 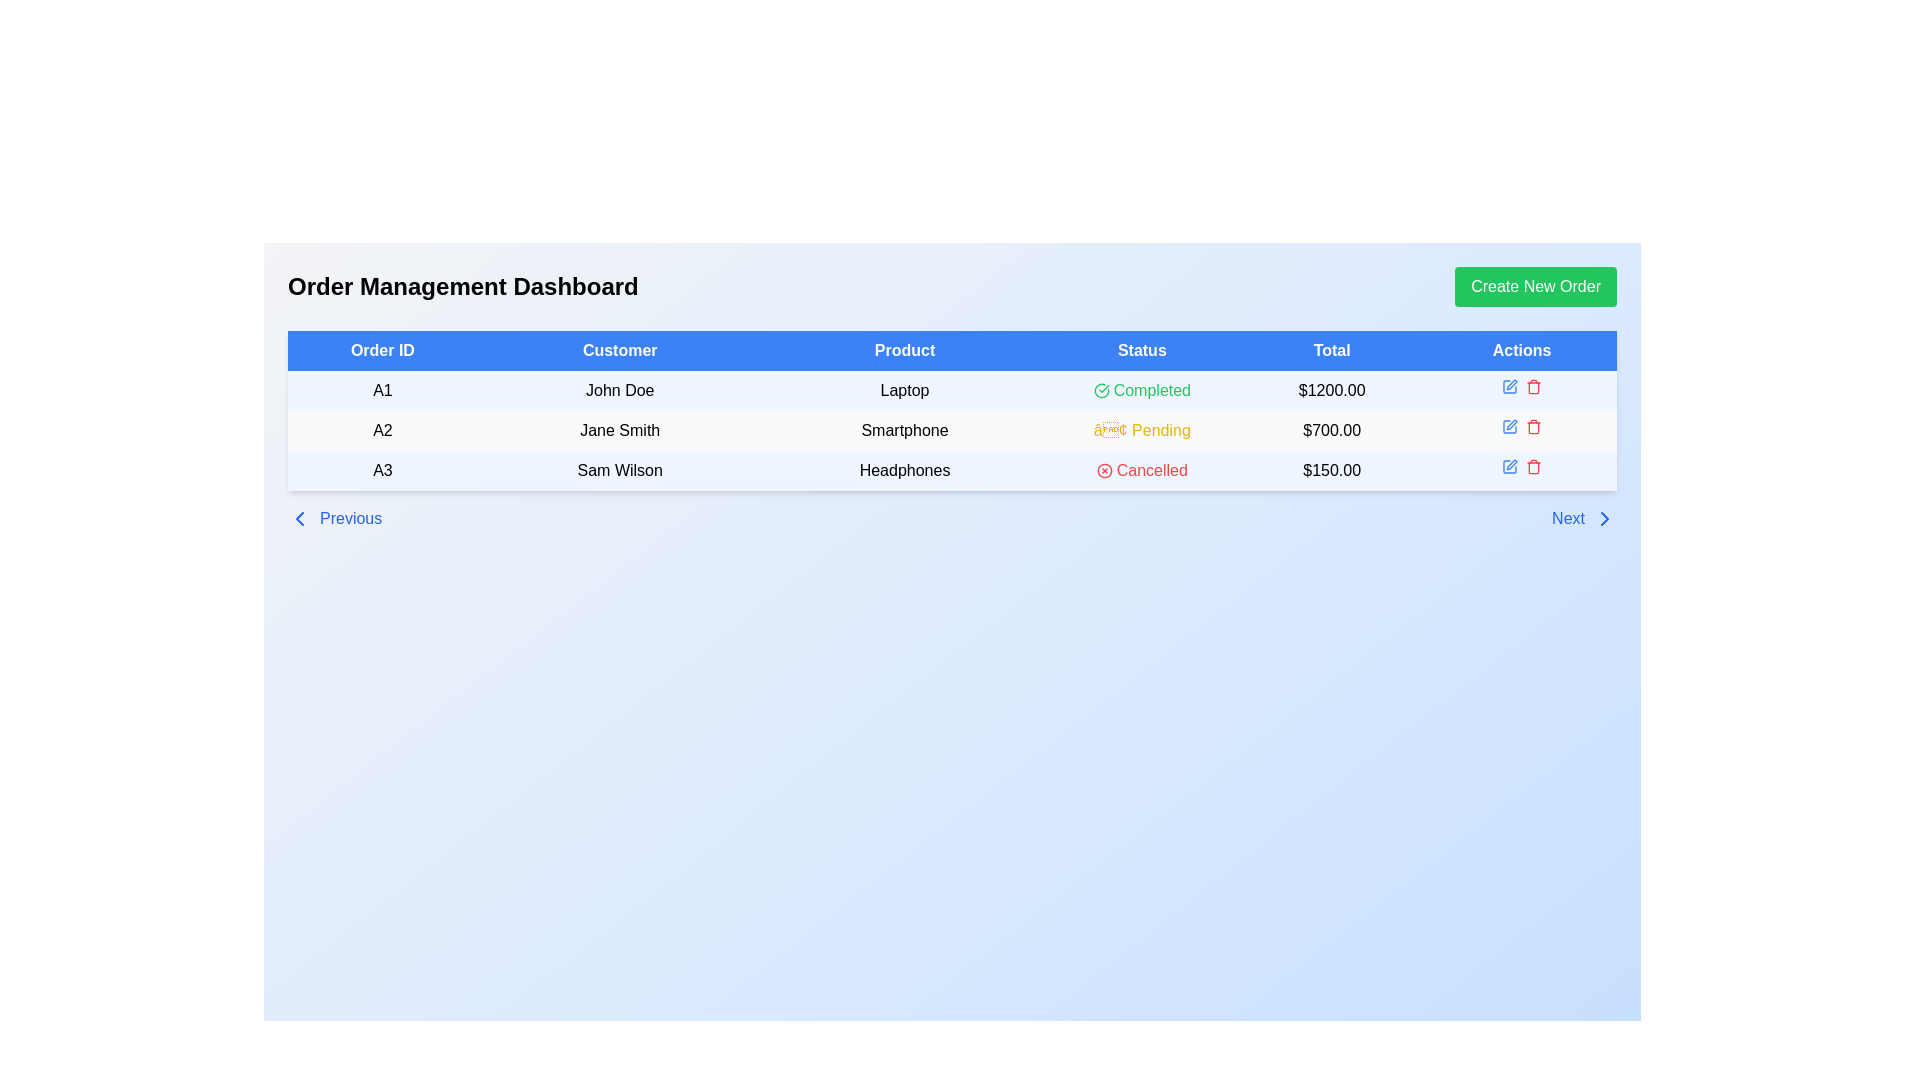 What do you see at coordinates (1142, 470) in the screenshot?
I see `the 'Cancelled' status label with icon for the order of 'Sam Wilson' for 'Headphones' located in the fourth column of the status data grid` at bounding box center [1142, 470].